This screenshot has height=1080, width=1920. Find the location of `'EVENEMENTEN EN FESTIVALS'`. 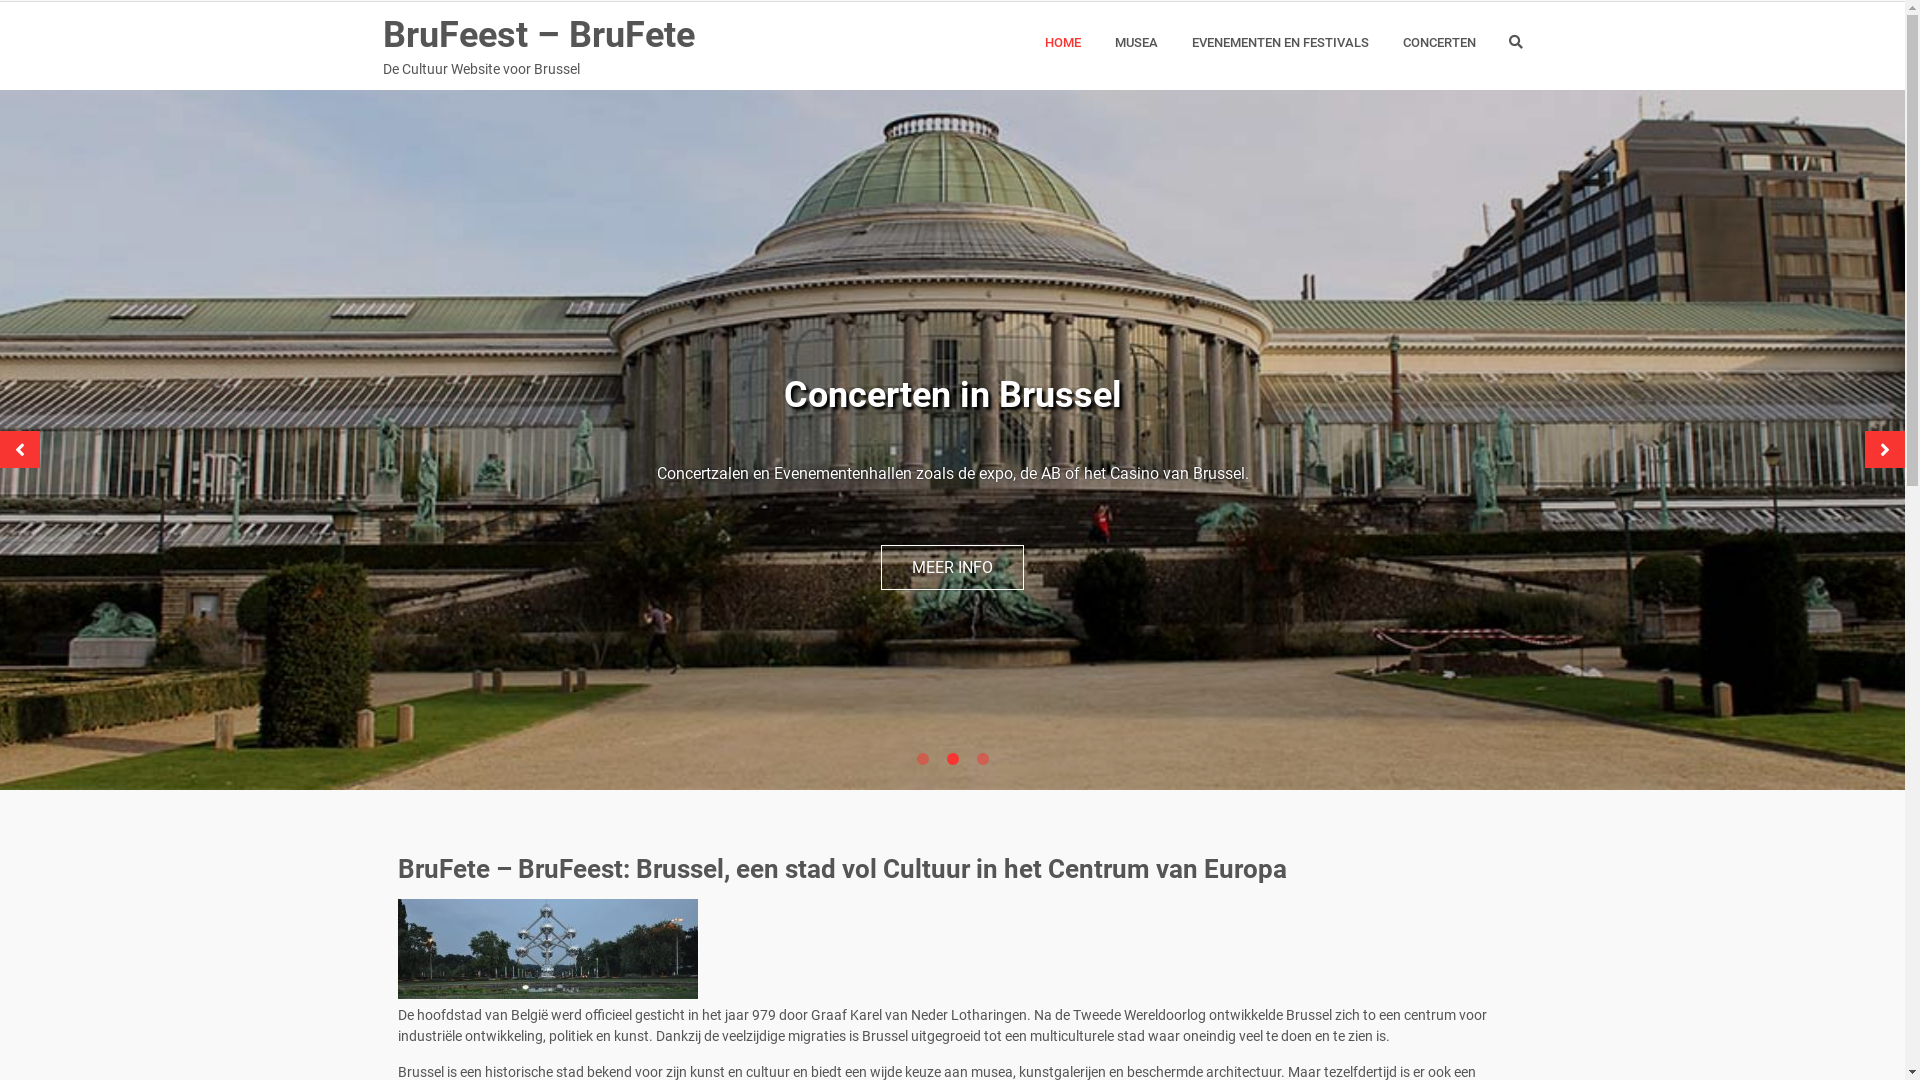

'EVENEMENTEN EN FESTIVALS' is located at coordinates (1180, 42).